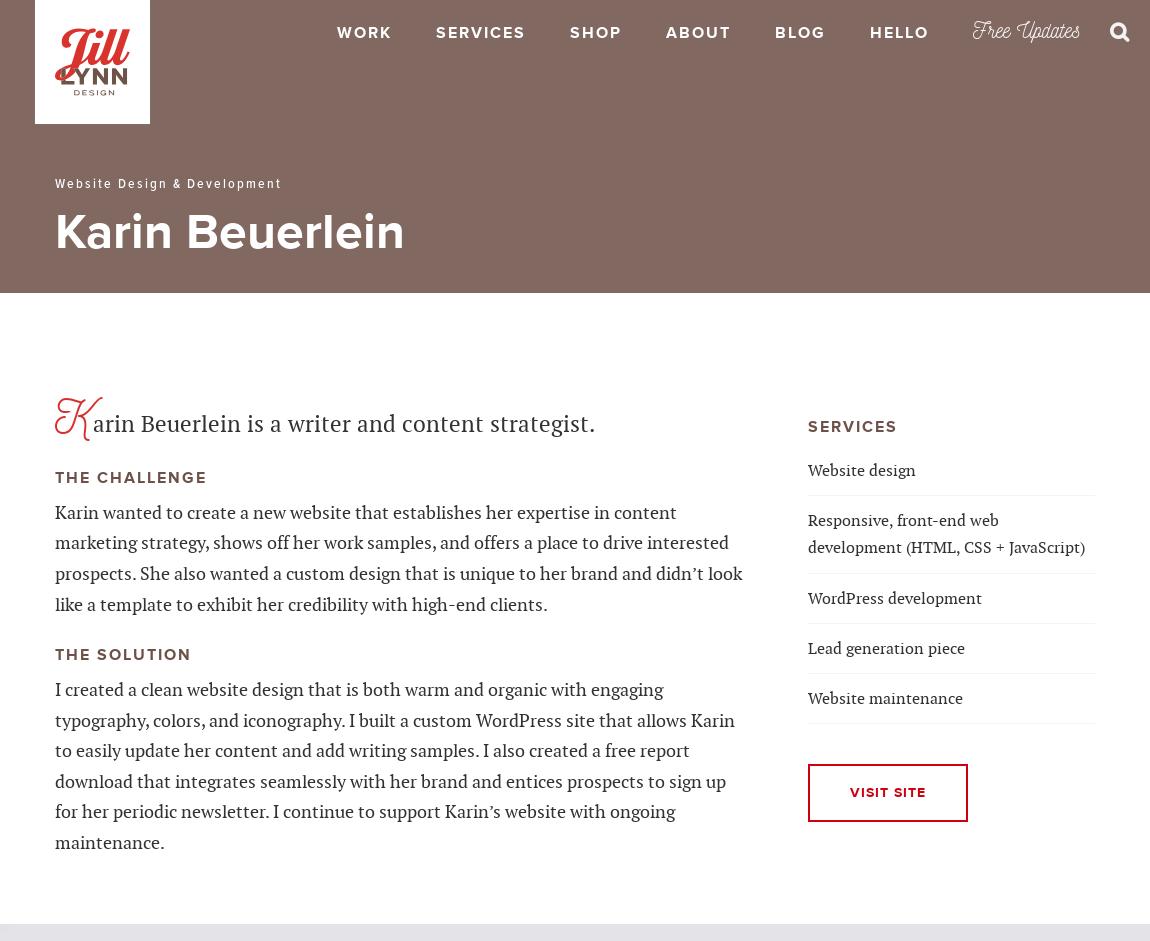 This screenshot has height=941, width=1150. I want to click on 'Karin Beuerlein is a writer and content strategist.', so click(324, 415).